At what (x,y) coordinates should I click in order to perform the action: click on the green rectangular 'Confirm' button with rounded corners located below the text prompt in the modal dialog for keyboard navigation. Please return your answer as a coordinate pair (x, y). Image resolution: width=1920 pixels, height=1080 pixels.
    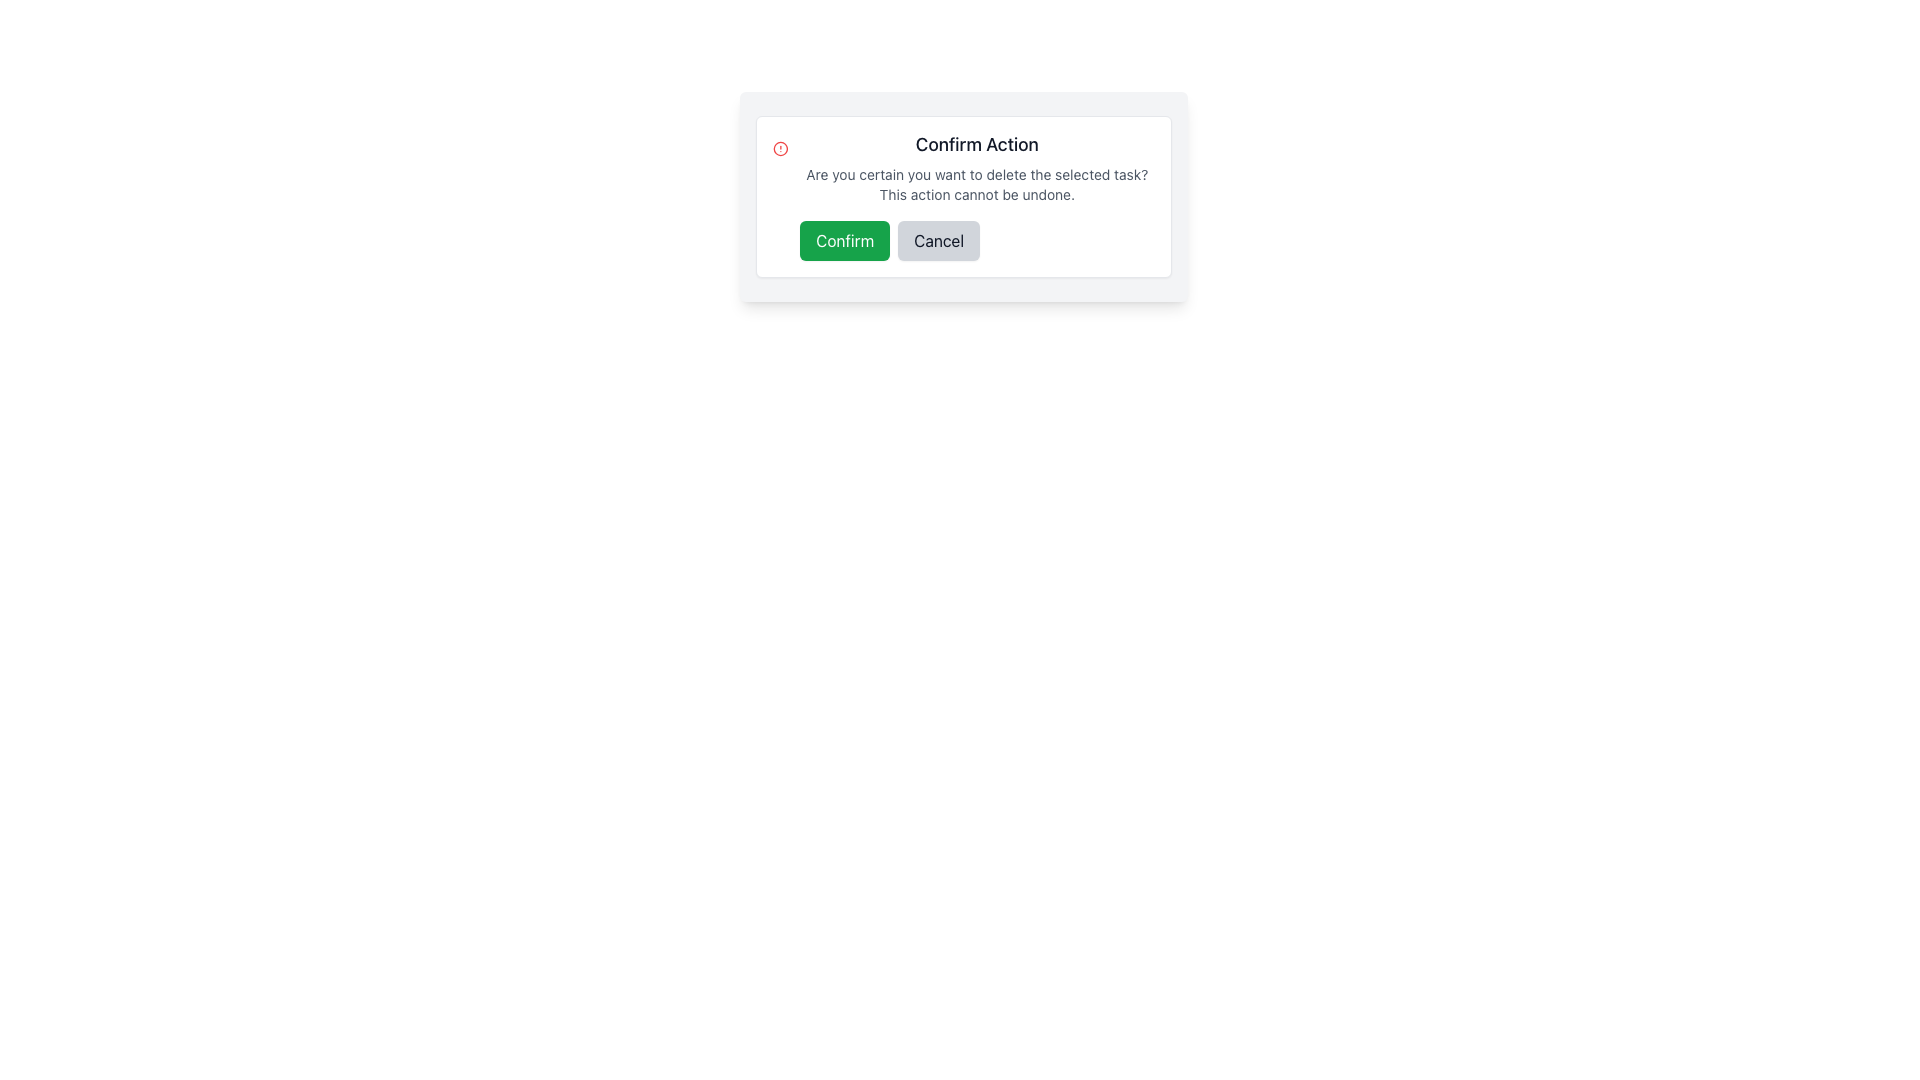
    Looking at the image, I should click on (845, 239).